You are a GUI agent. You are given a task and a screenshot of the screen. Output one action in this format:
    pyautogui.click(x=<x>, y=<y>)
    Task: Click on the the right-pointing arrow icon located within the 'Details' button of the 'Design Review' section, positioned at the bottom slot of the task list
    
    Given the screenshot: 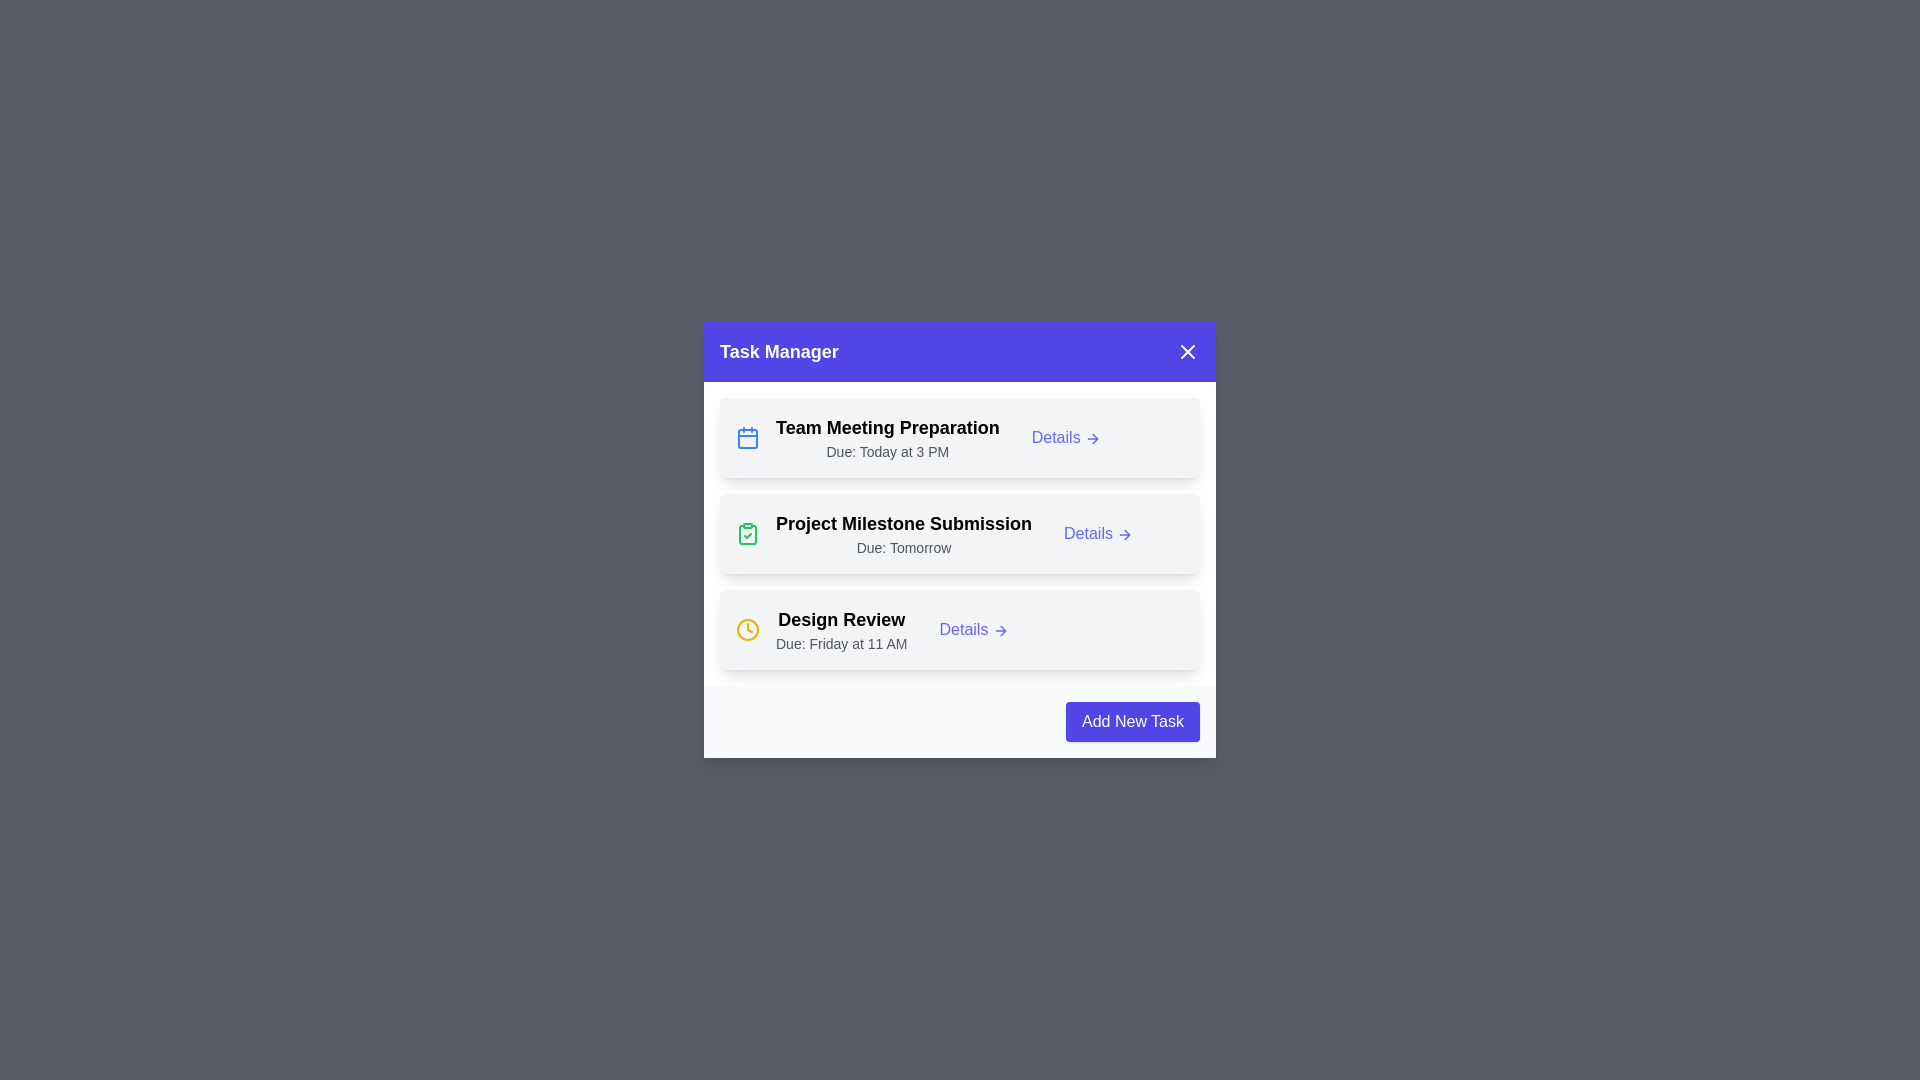 What is the action you would take?
    pyautogui.click(x=1000, y=630)
    